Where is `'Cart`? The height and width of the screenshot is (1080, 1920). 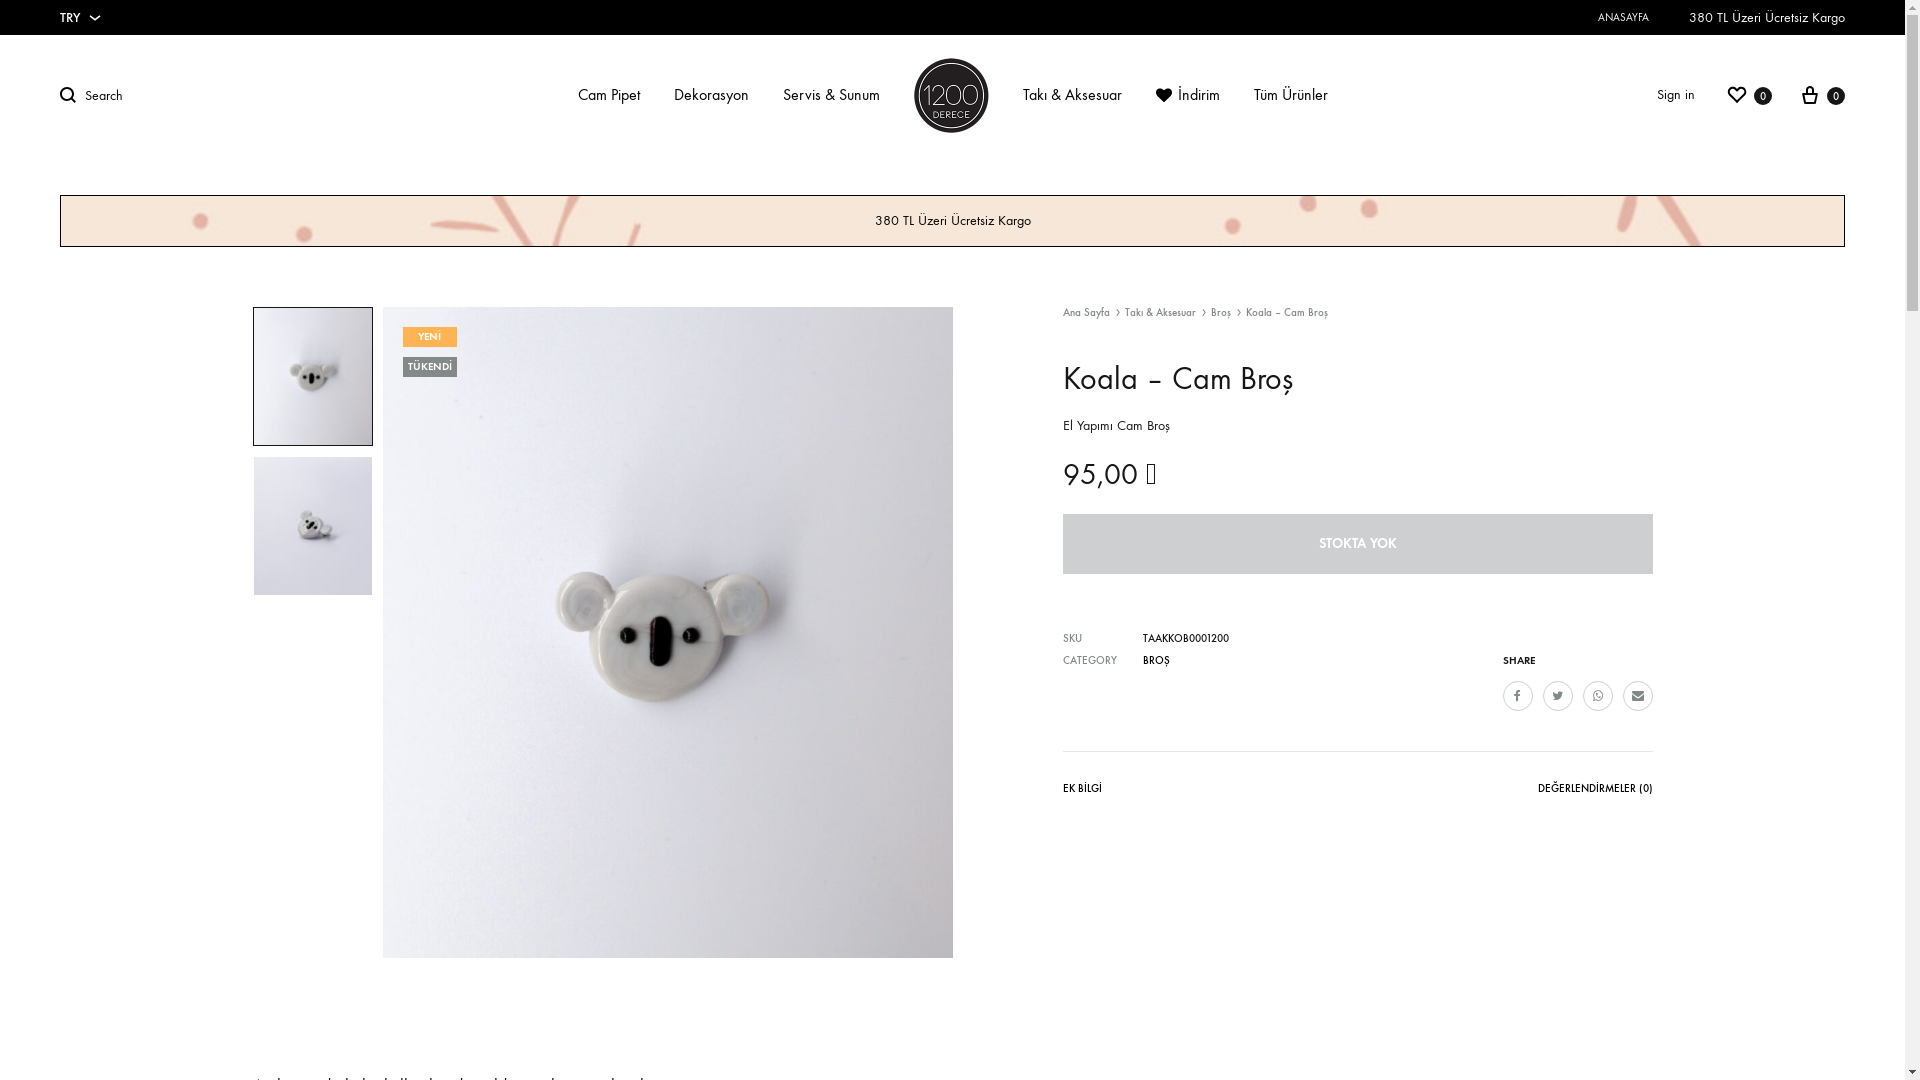 'Cart is located at coordinates (1821, 94).